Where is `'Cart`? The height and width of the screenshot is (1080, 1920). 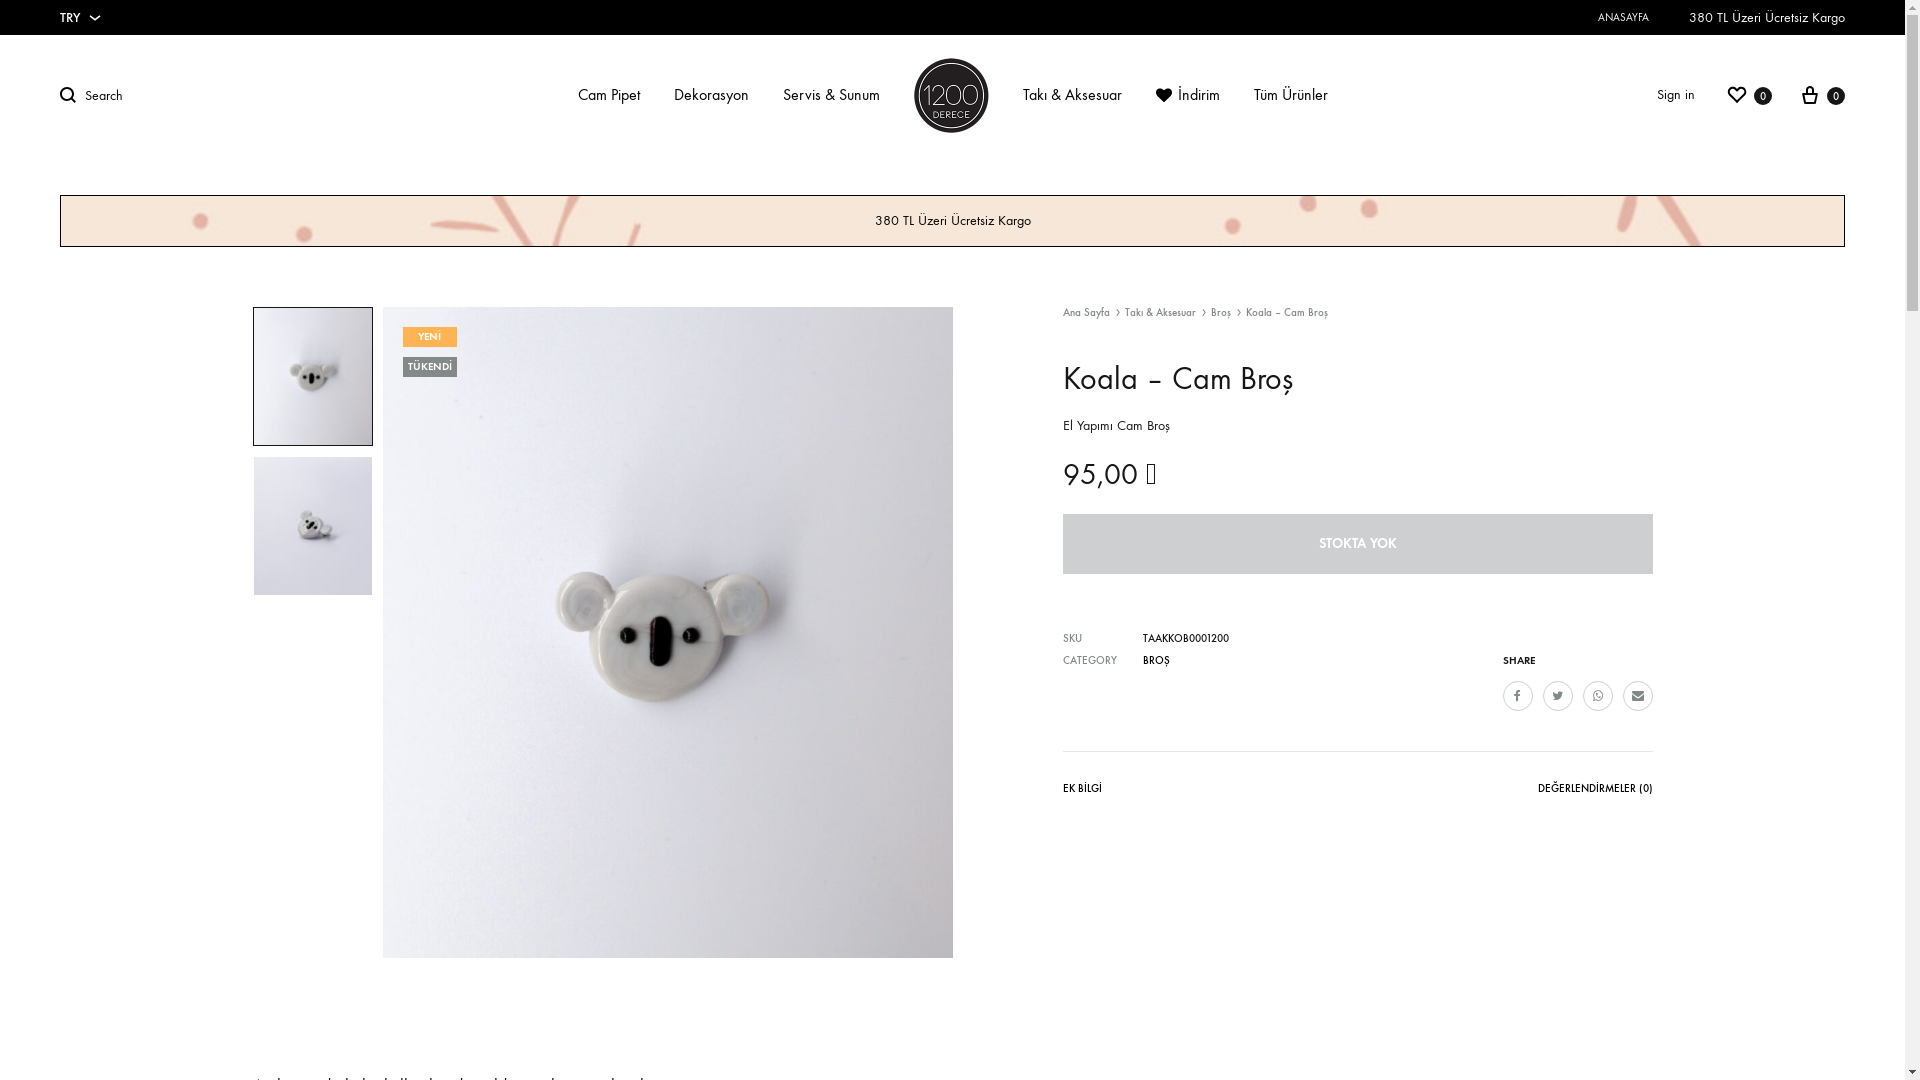 'Cart is located at coordinates (1821, 94).